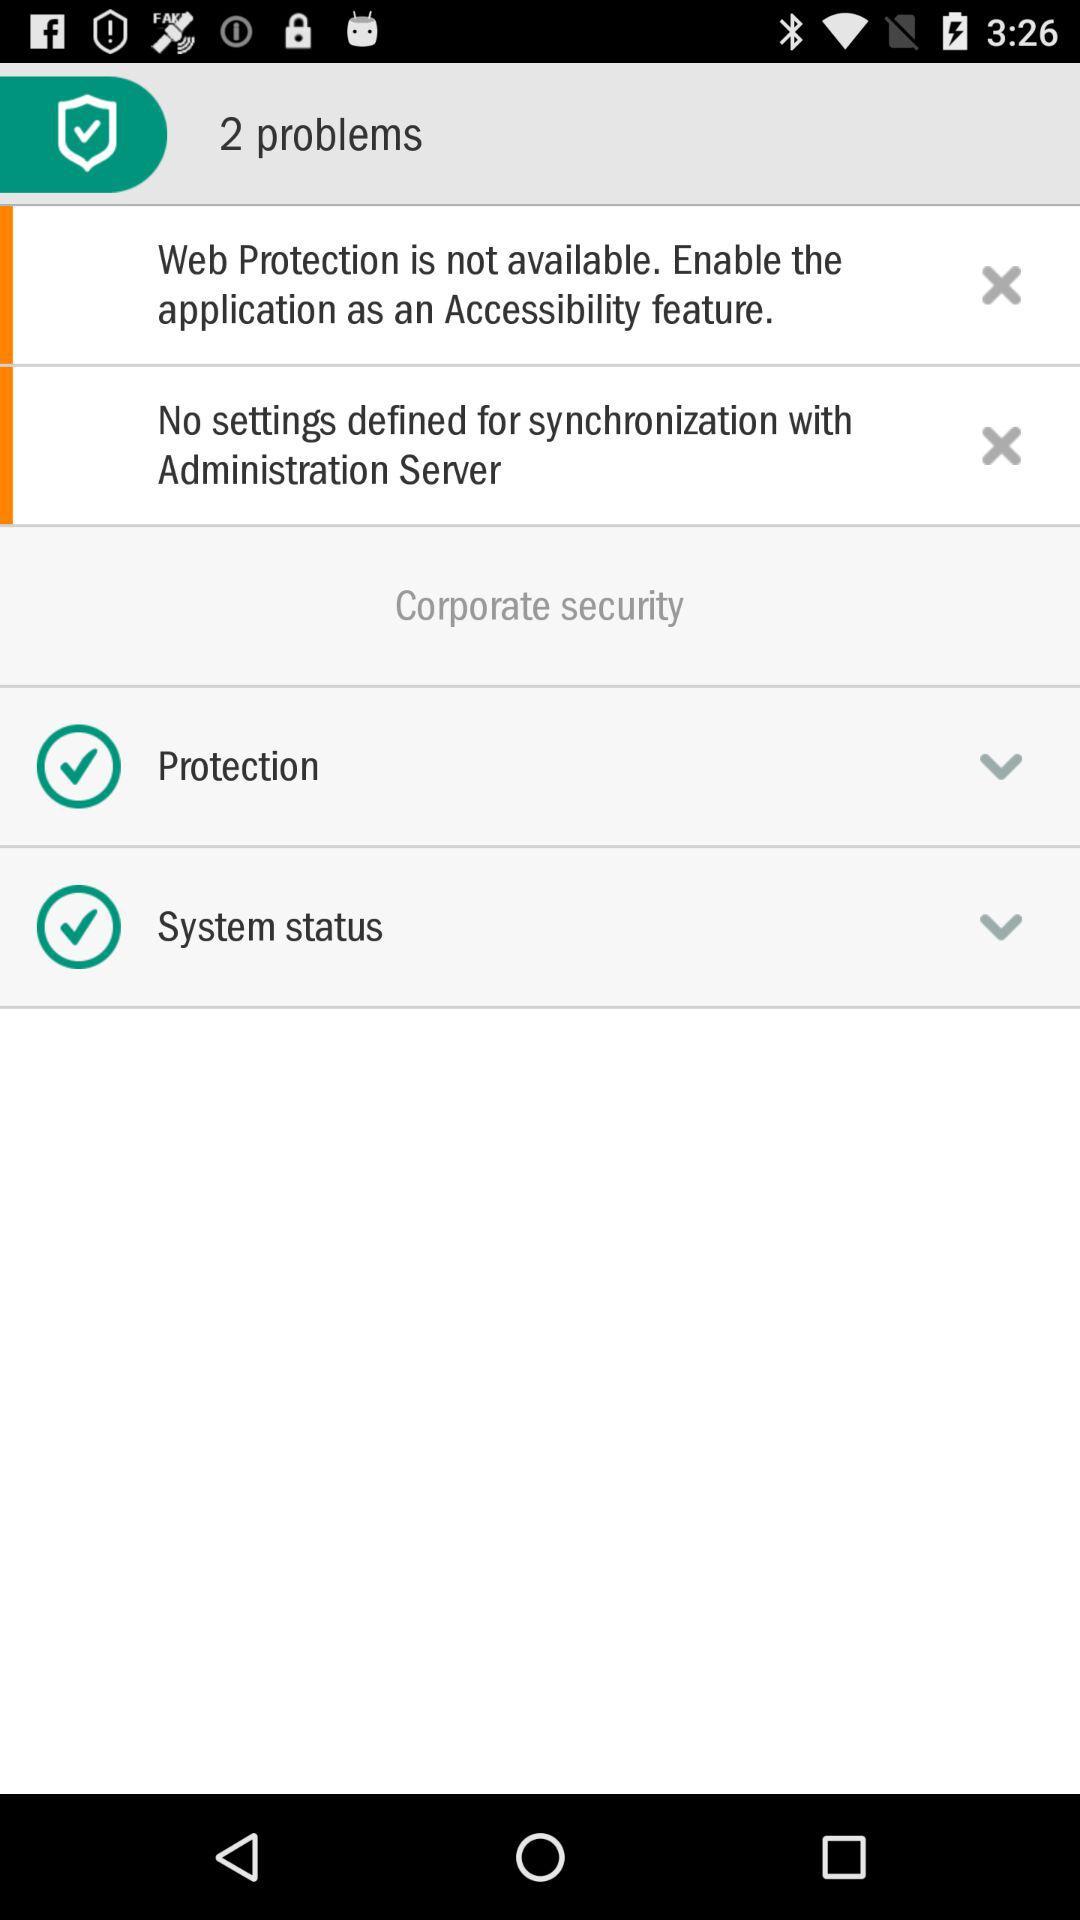  I want to click on section, so click(1001, 283).